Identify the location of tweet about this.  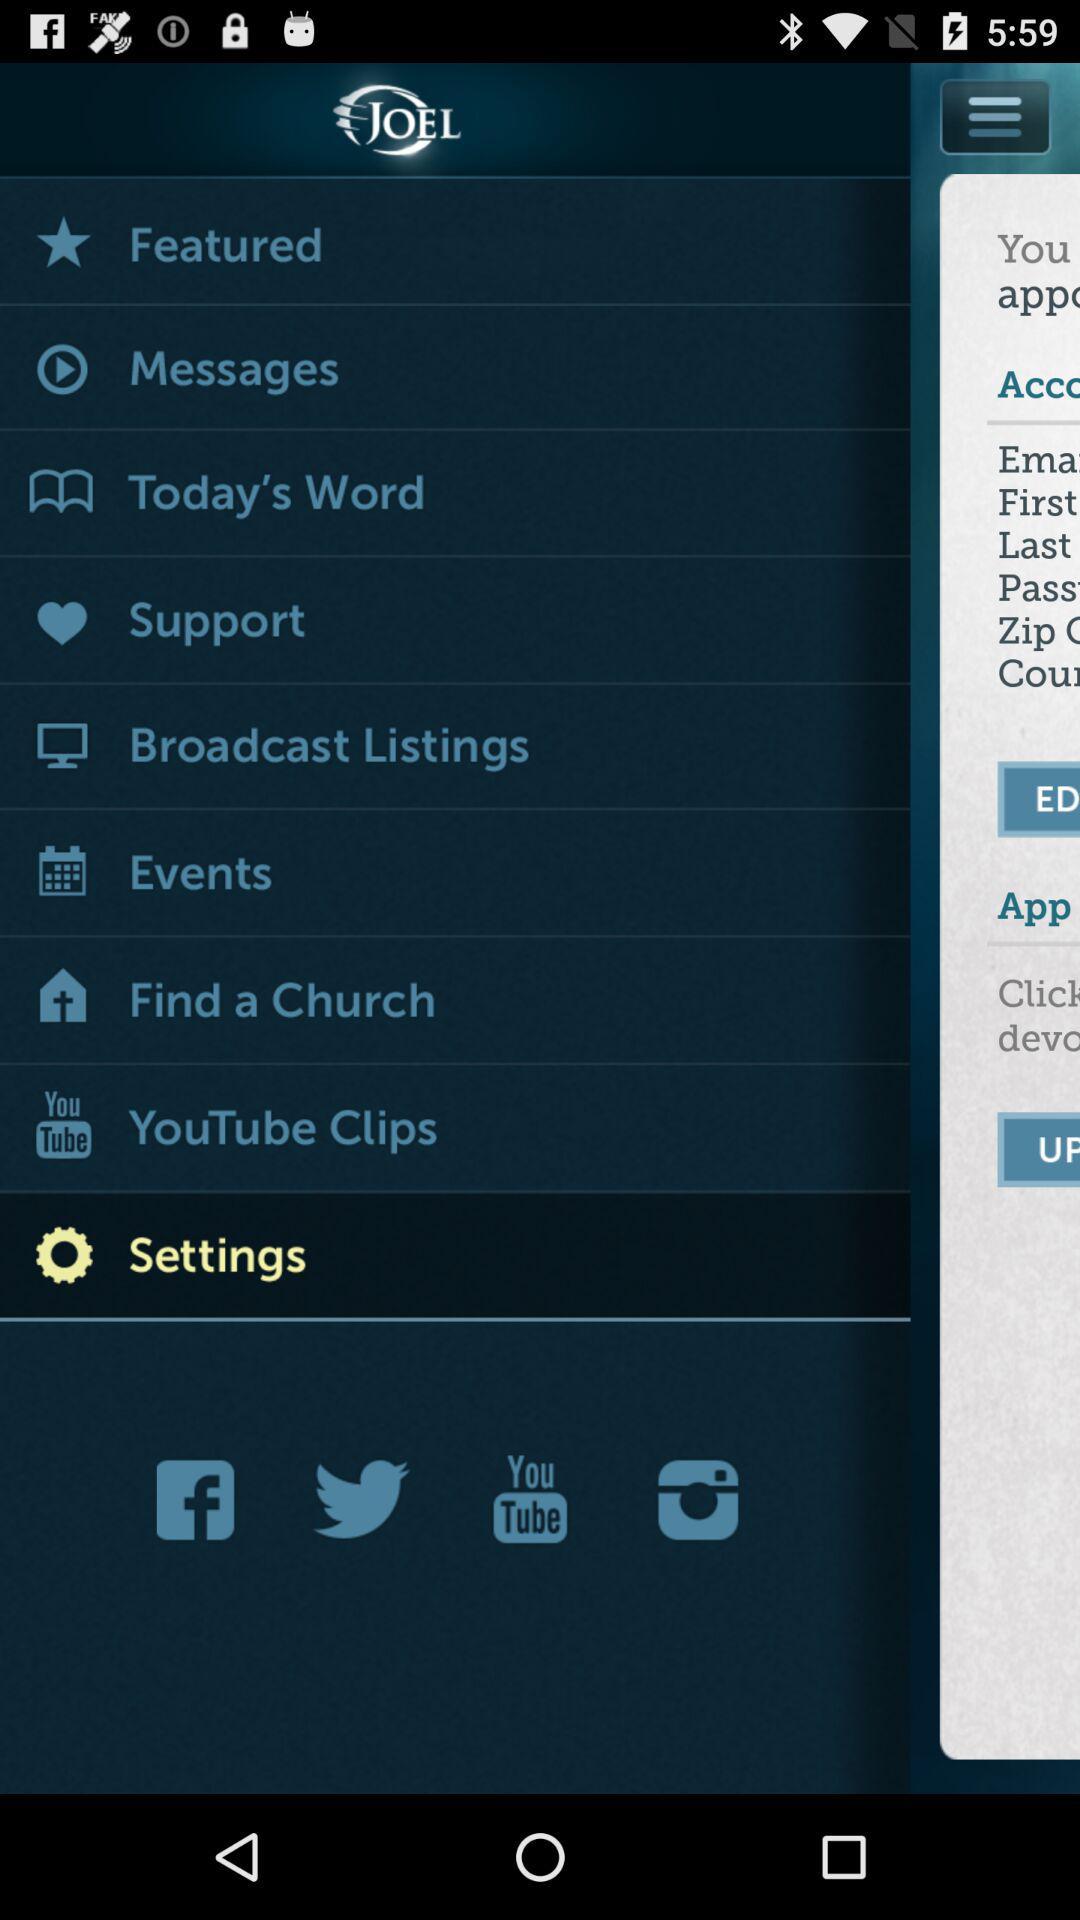
(362, 1499).